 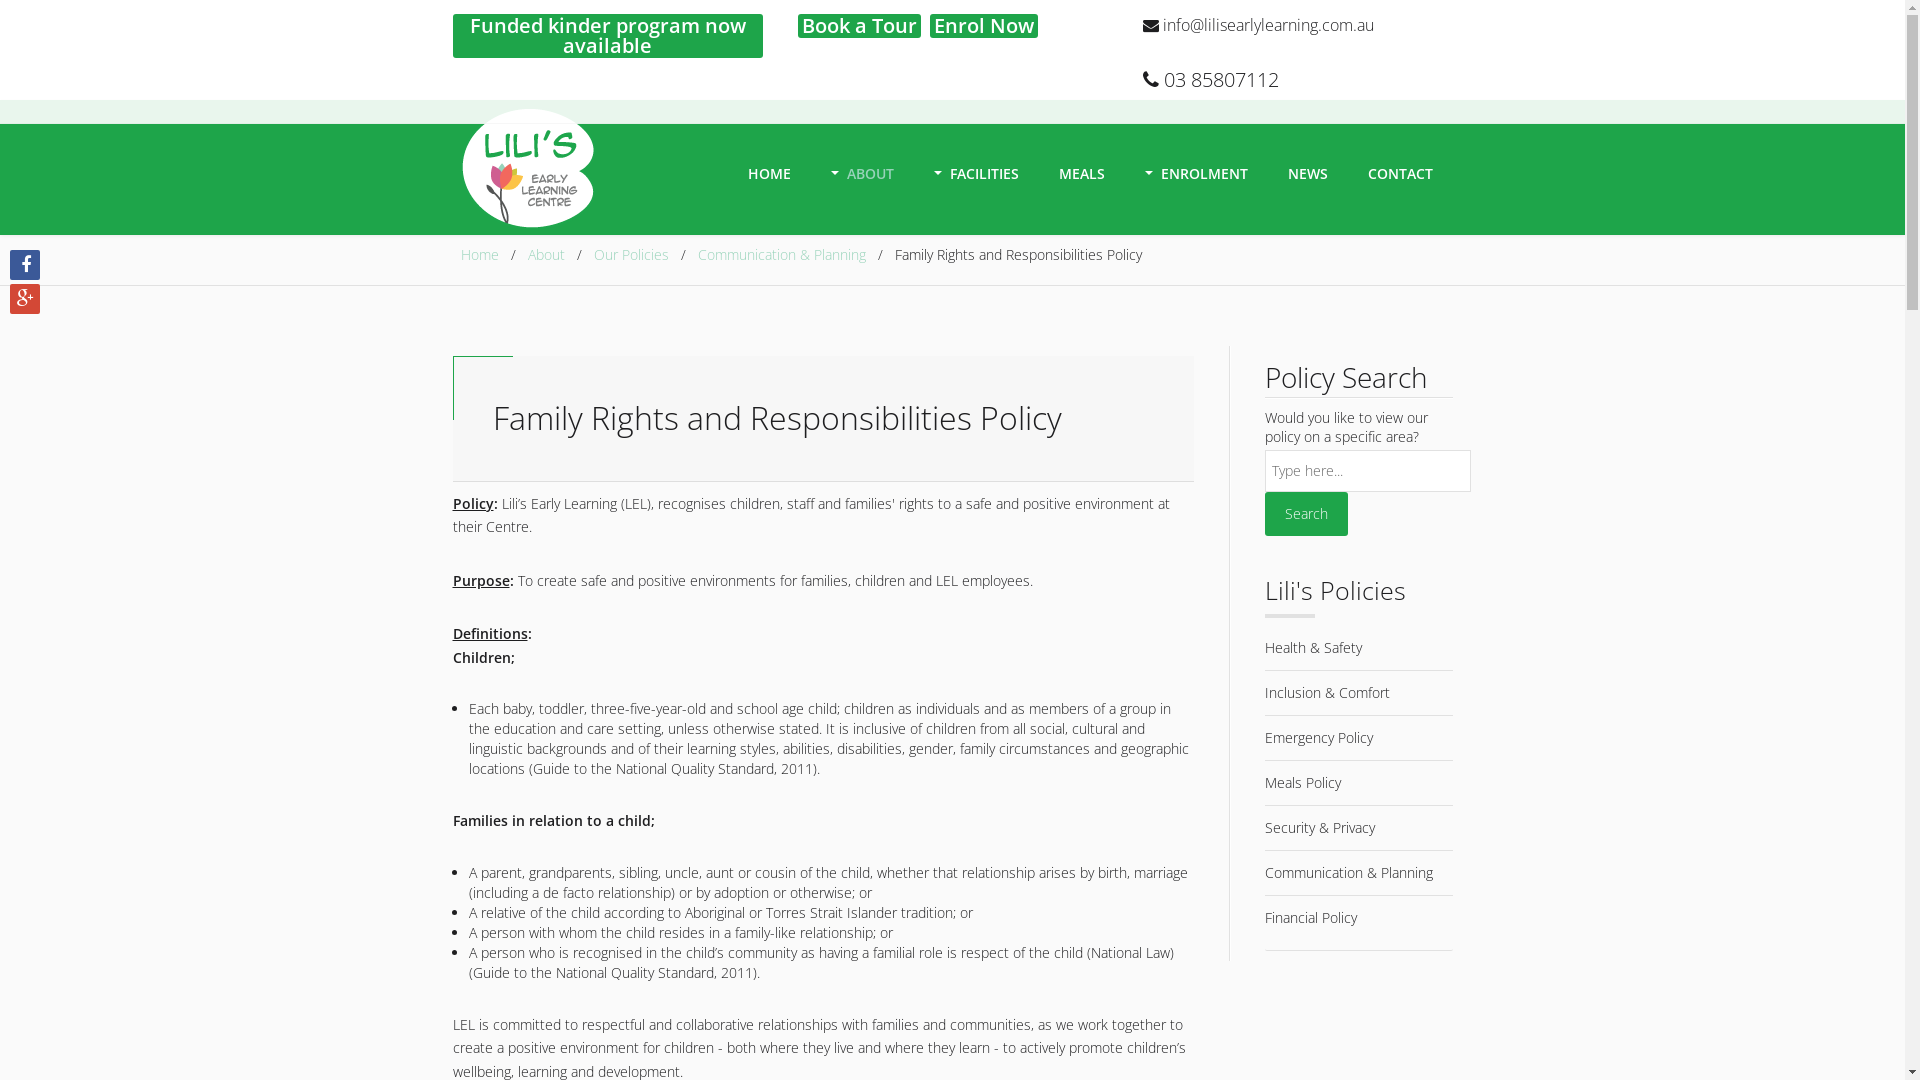 What do you see at coordinates (1208, 78) in the screenshot?
I see `'03 85807112'` at bounding box center [1208, 78].